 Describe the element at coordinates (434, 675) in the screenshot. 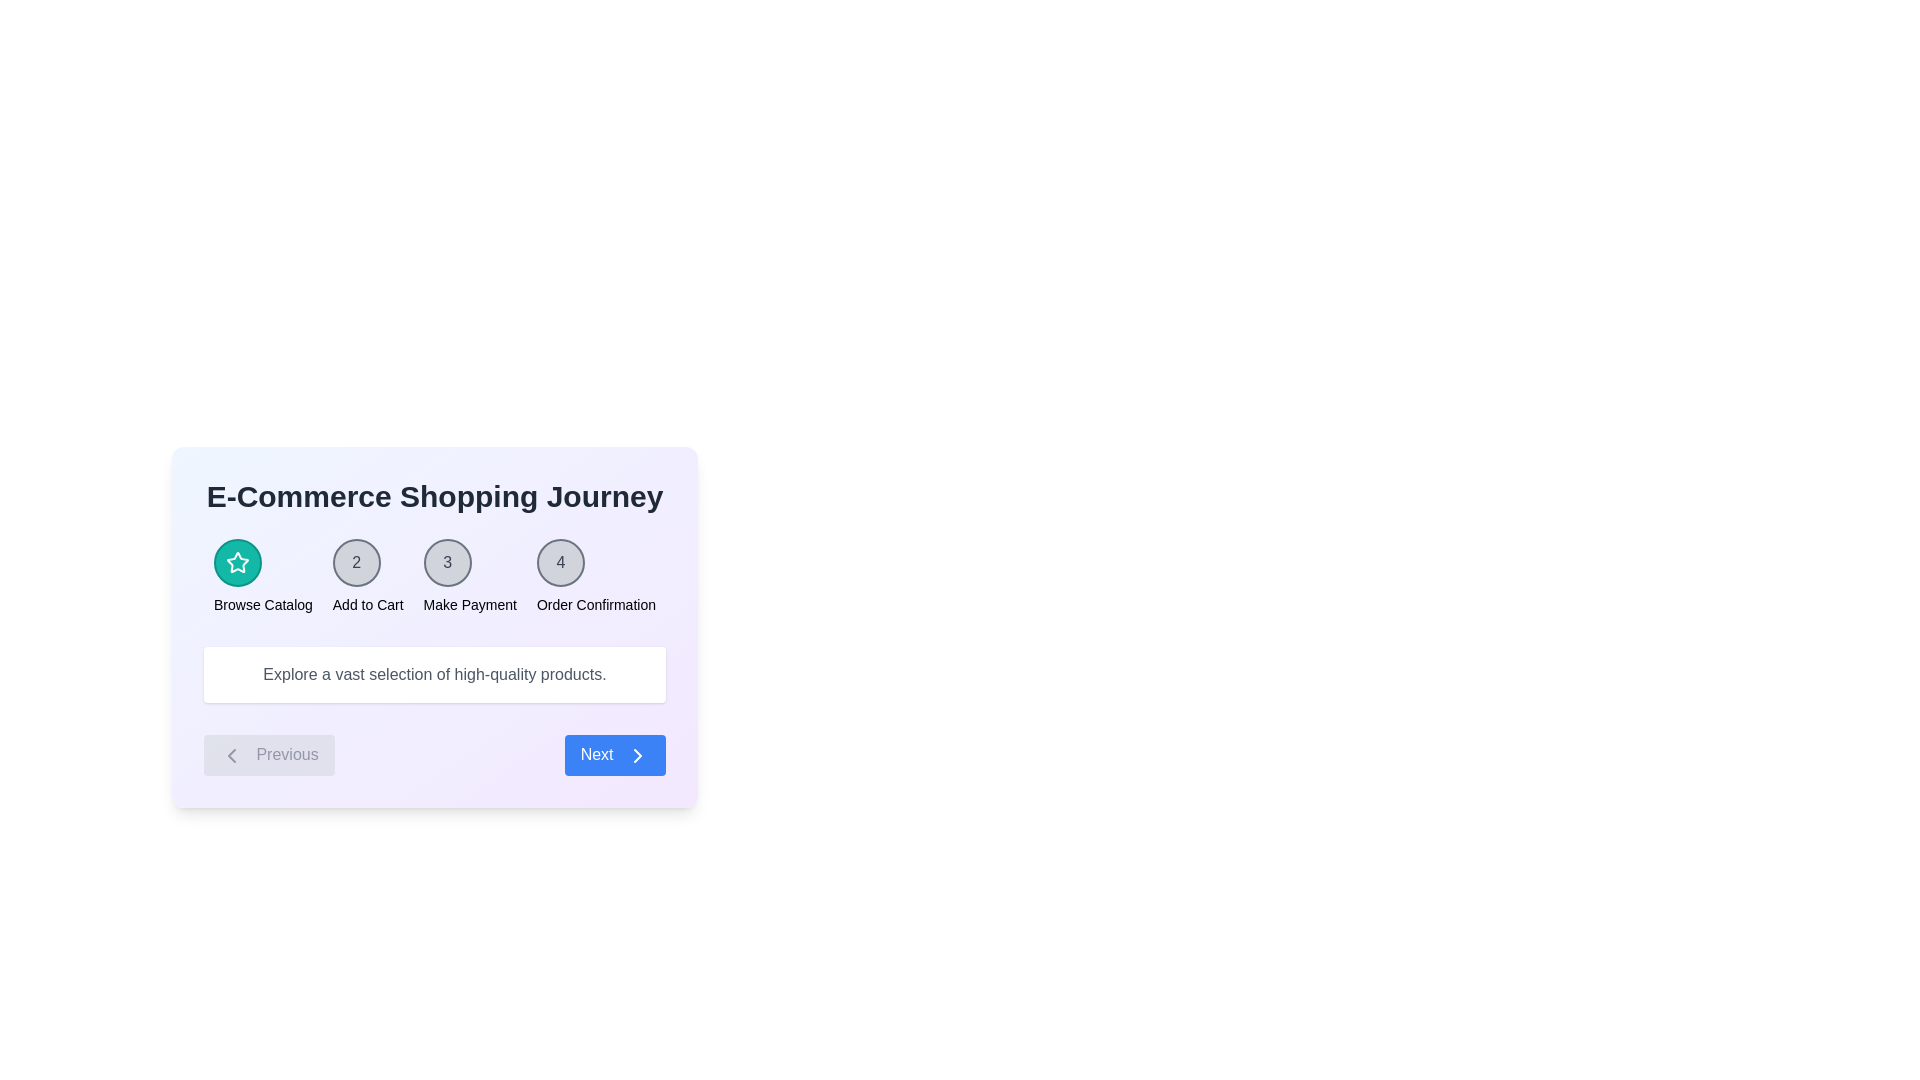

I see `the text label displaying 'Explore a vast selection of high-quality products.' which is centrally aligned below the multi-step progress indicators in a white, rounded rectangle card` at that location.